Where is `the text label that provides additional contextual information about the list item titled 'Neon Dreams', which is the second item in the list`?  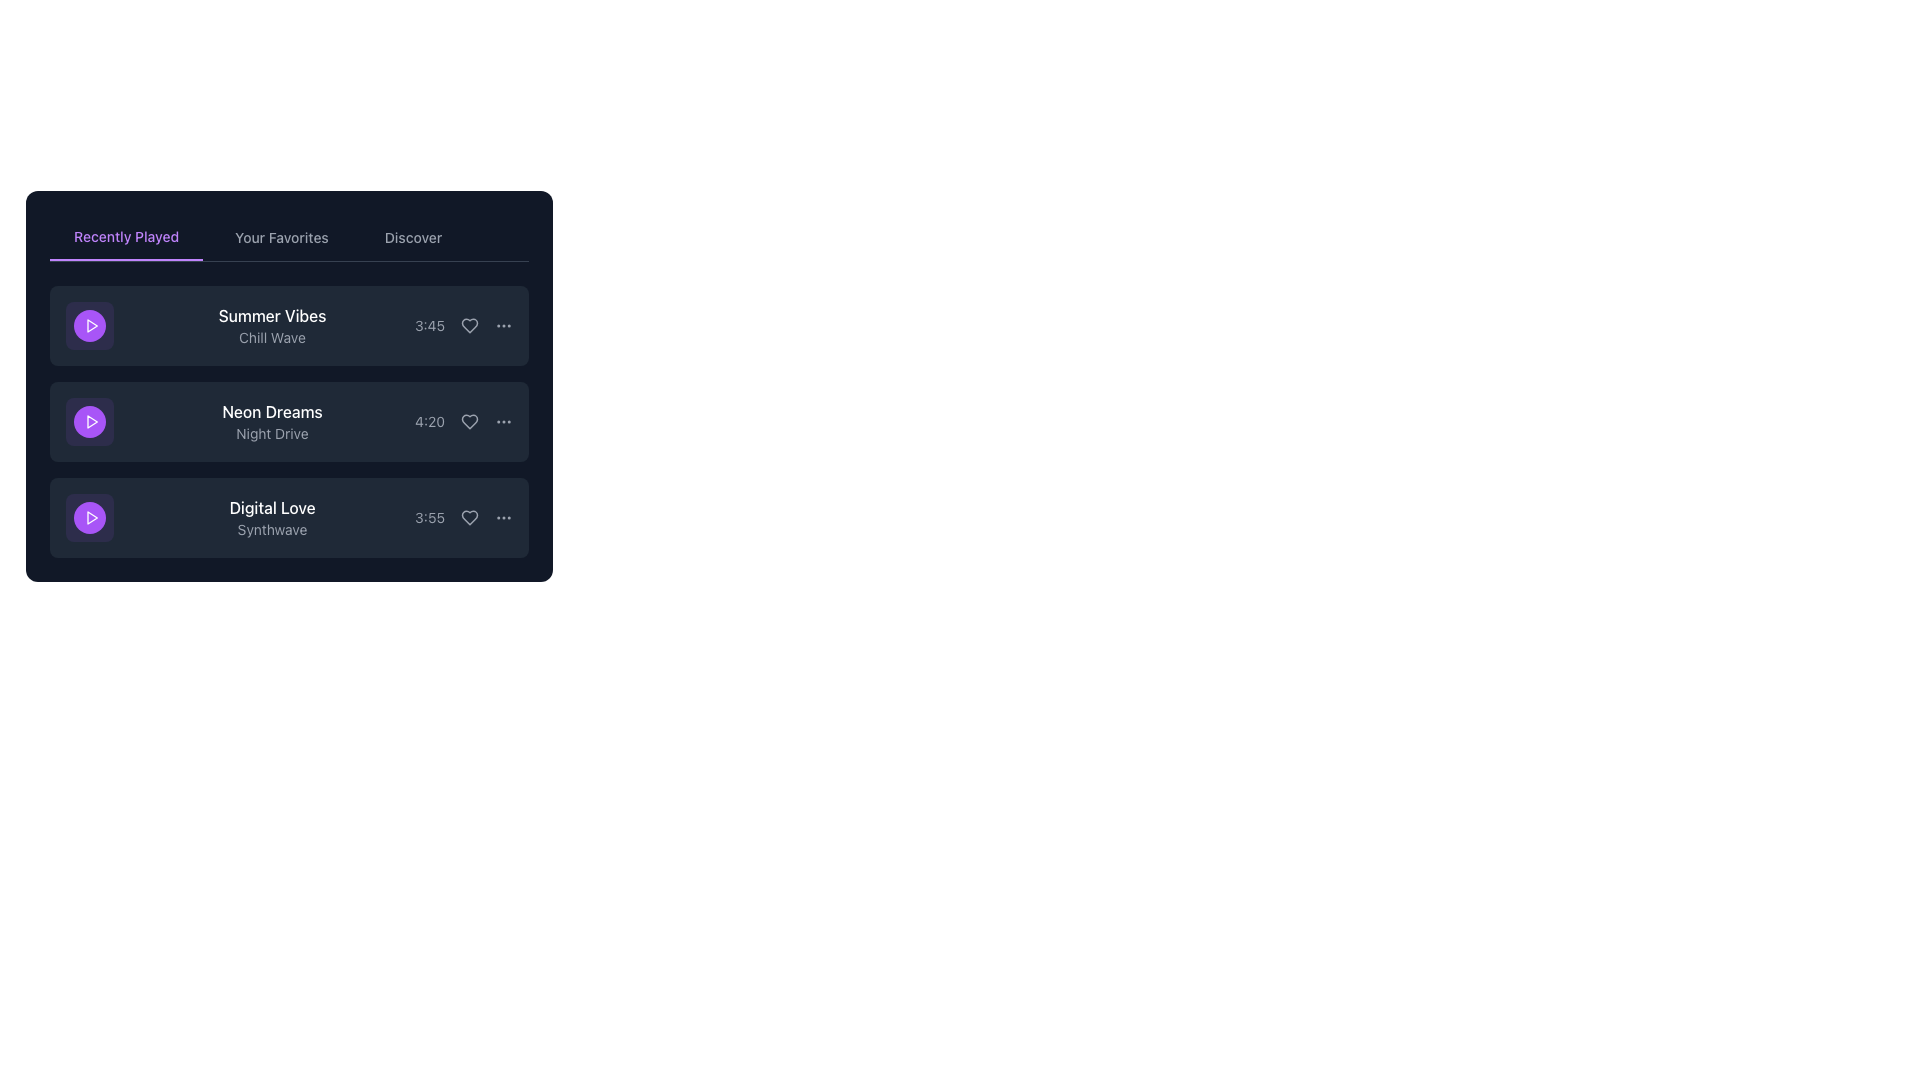
the text label that provides additional contextual information about the list item titled 'Neon Dreams', which is the second item in the list is located at coordinates (271, 433).